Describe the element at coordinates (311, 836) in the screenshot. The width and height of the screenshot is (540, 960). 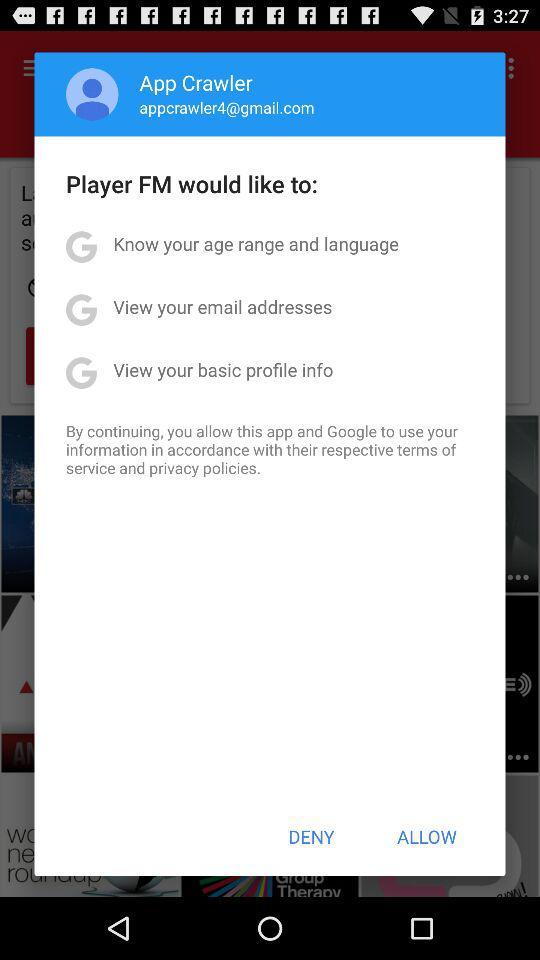
I see `the deny item` at that location.